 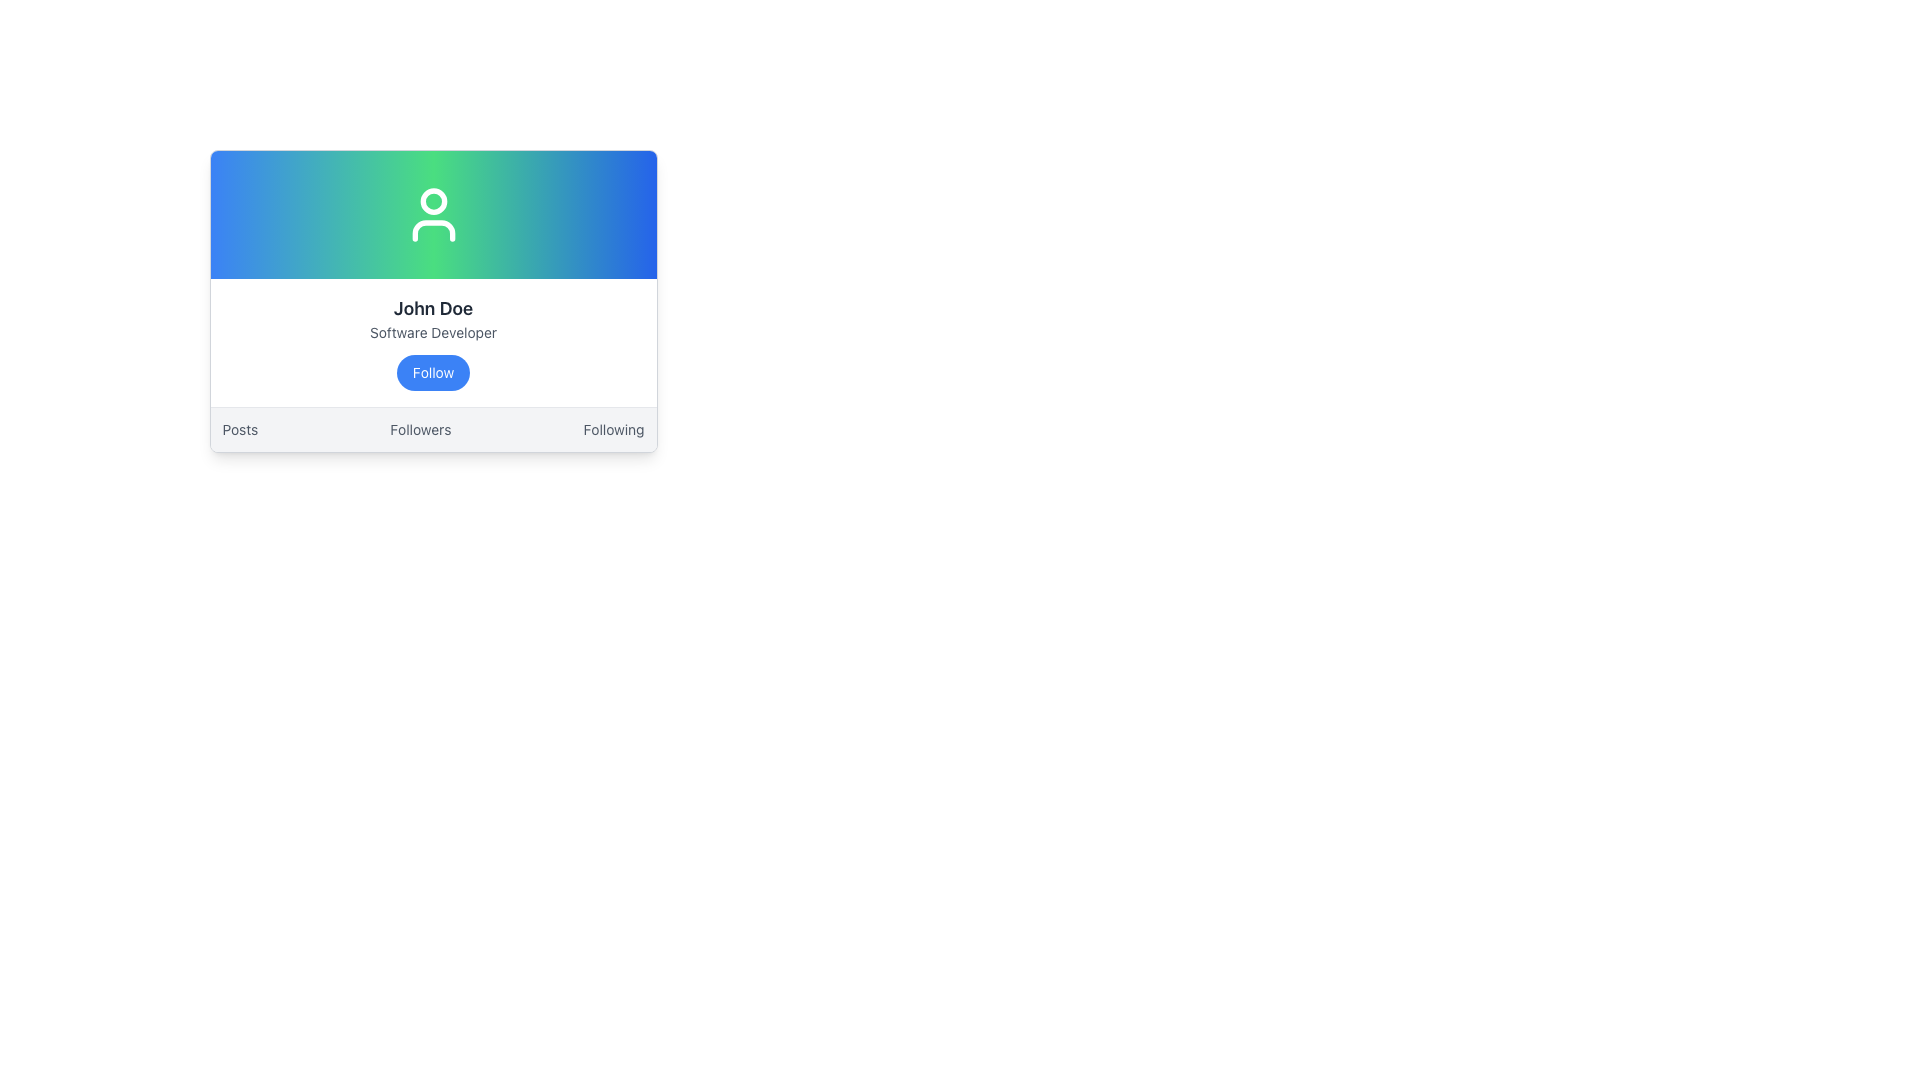 I want to click on the interactive text link labeled 'Posts' located in the horizontal menu below the 'Follow' button in the user profile card, so click(x=240, y=428).